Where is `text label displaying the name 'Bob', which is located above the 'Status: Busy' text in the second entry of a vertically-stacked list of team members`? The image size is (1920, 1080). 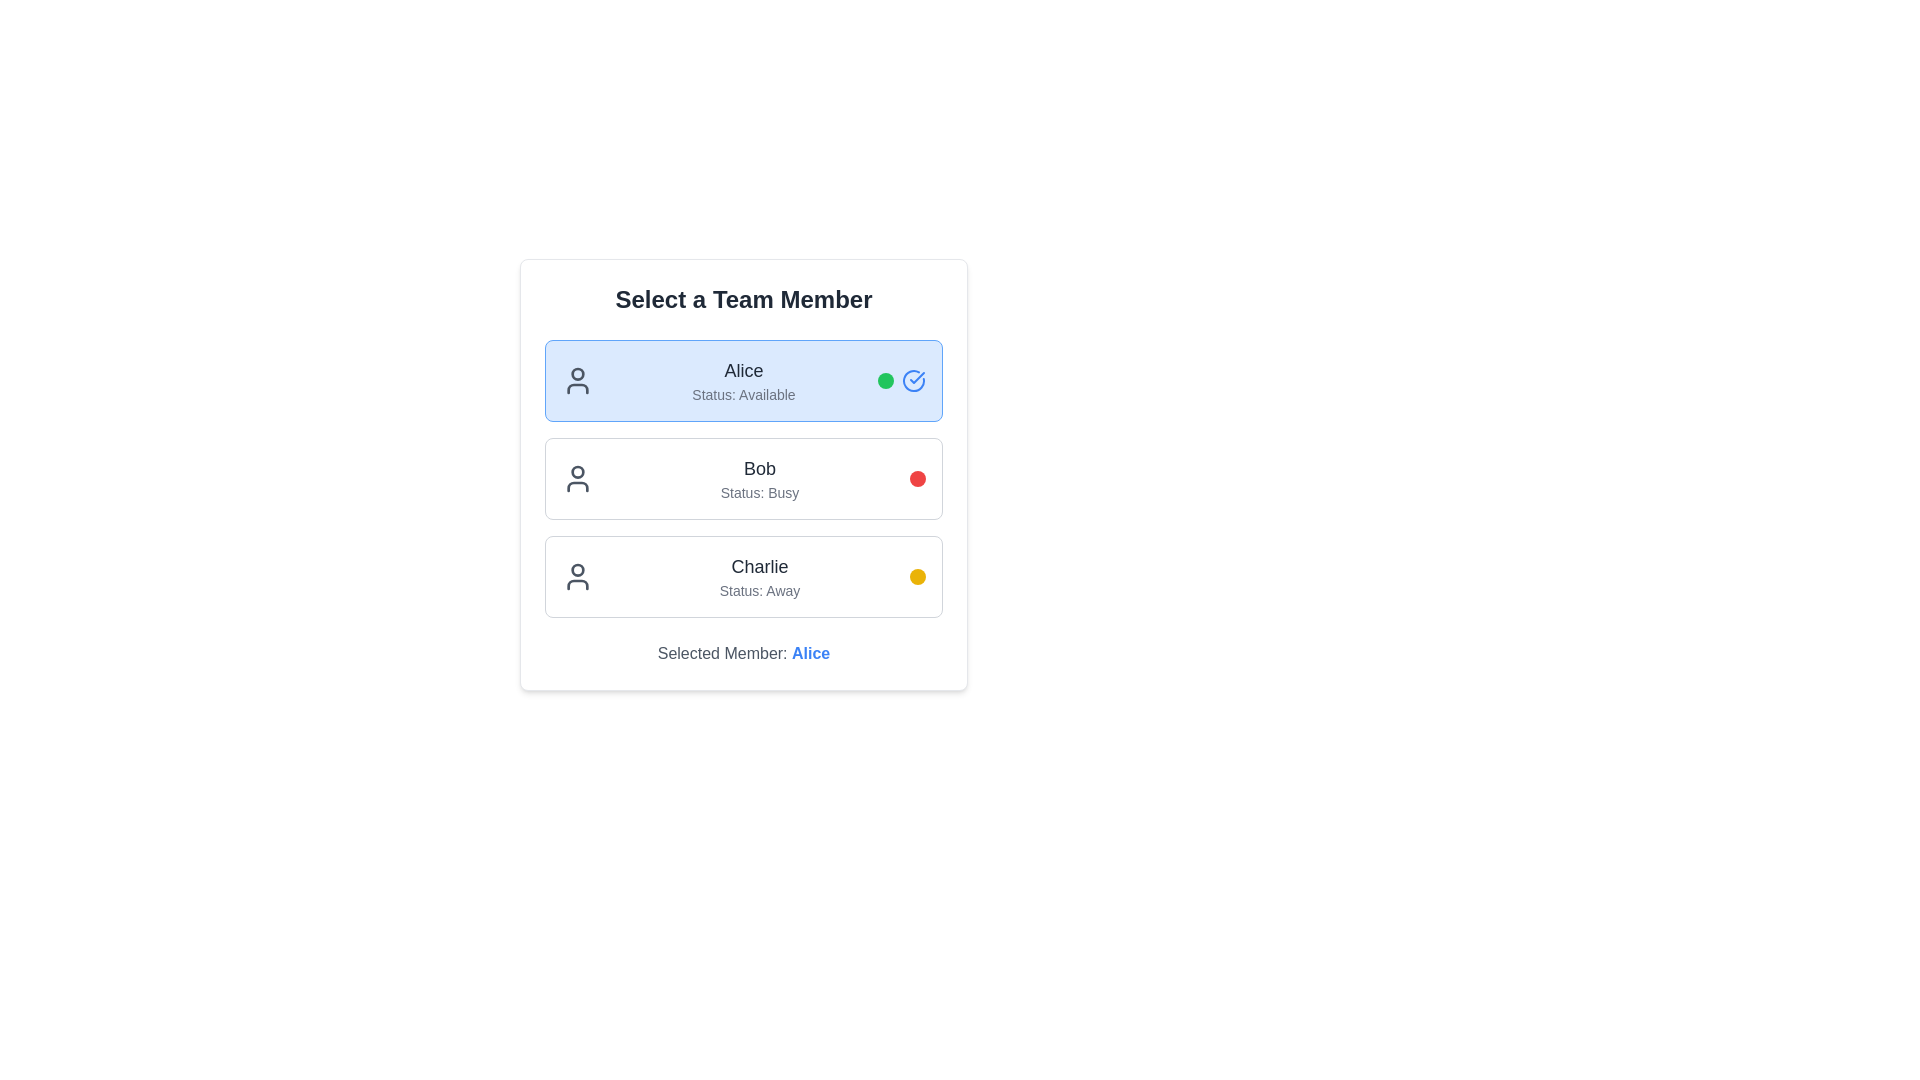 text label displaying the name 'Bob', which is located above the 'Status: Busy' text in the second entry of a vertically-stacked list of team members is located at coordinates (758, 469).